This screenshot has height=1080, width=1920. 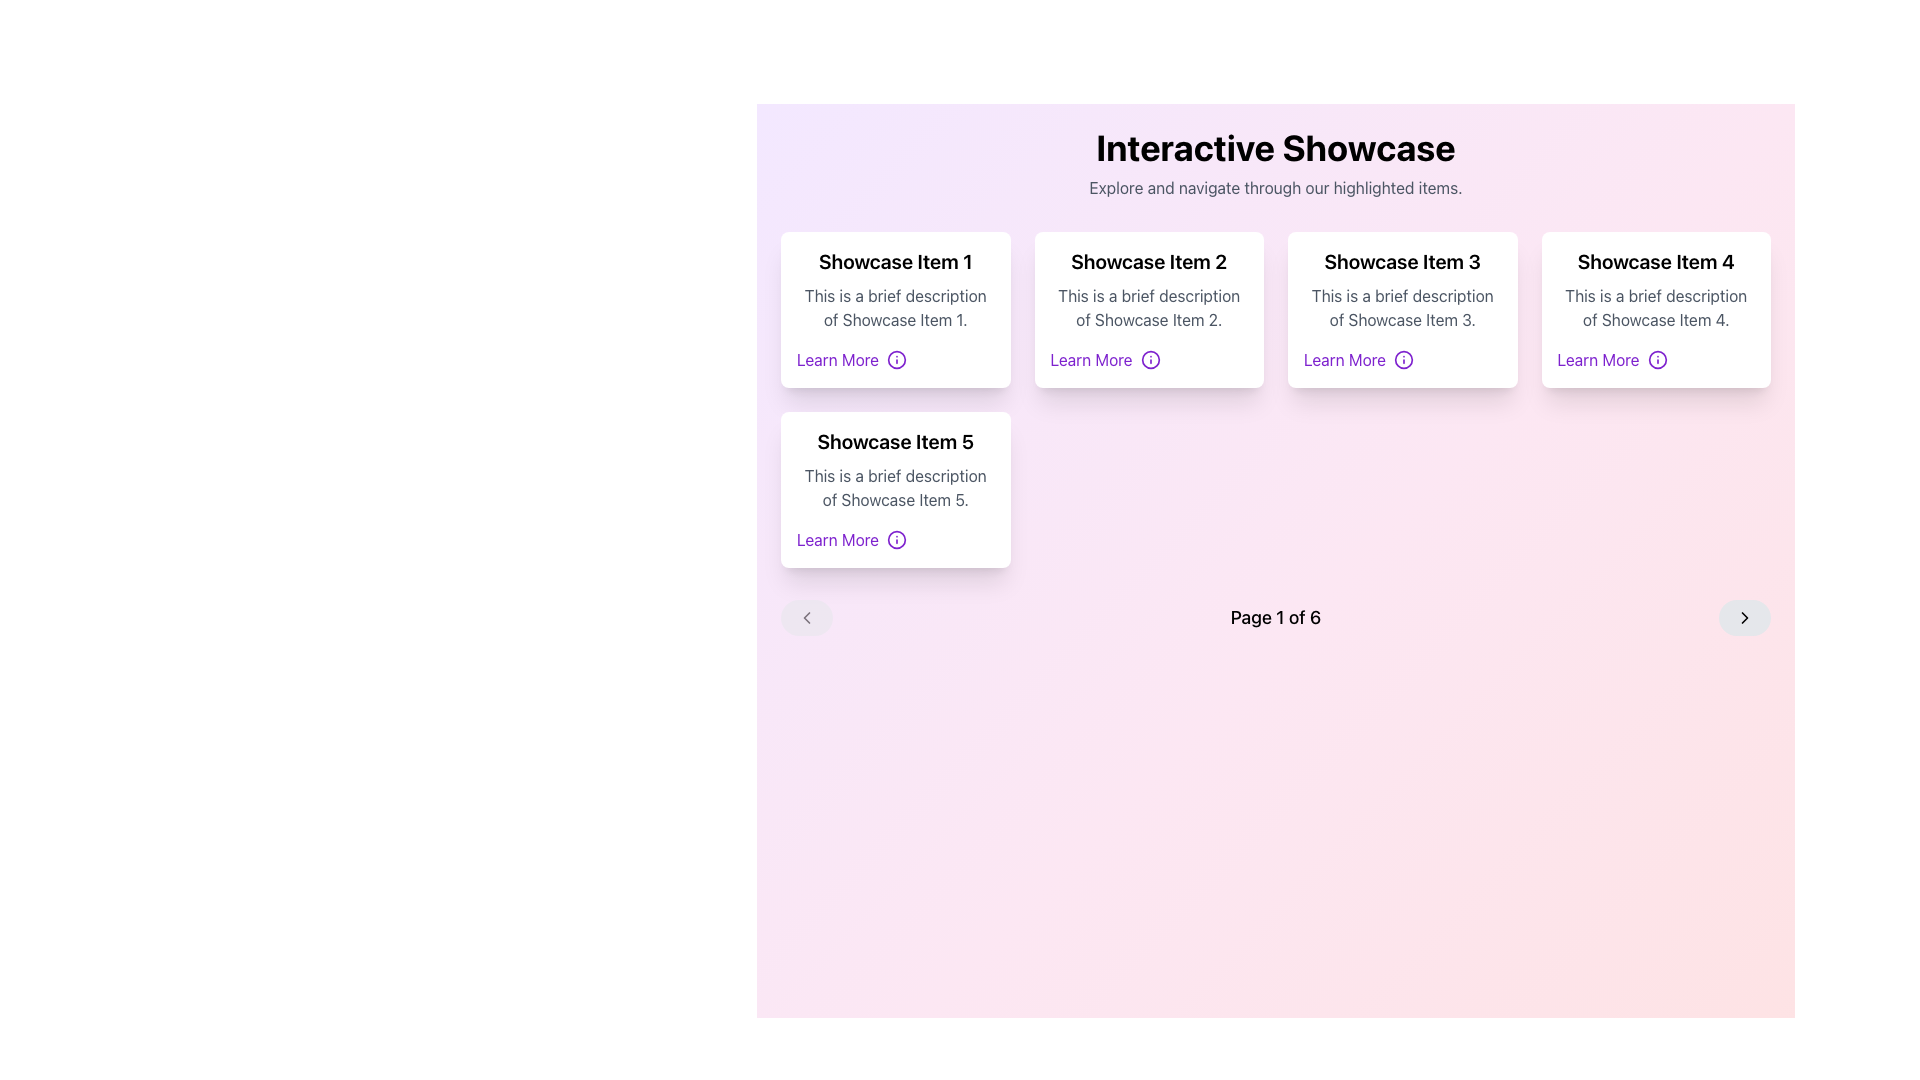 I want to click on the information mark icon adjacent to the 'Learn More' text link in 'Showcase Item 1' card, so click(x=896, y=358).